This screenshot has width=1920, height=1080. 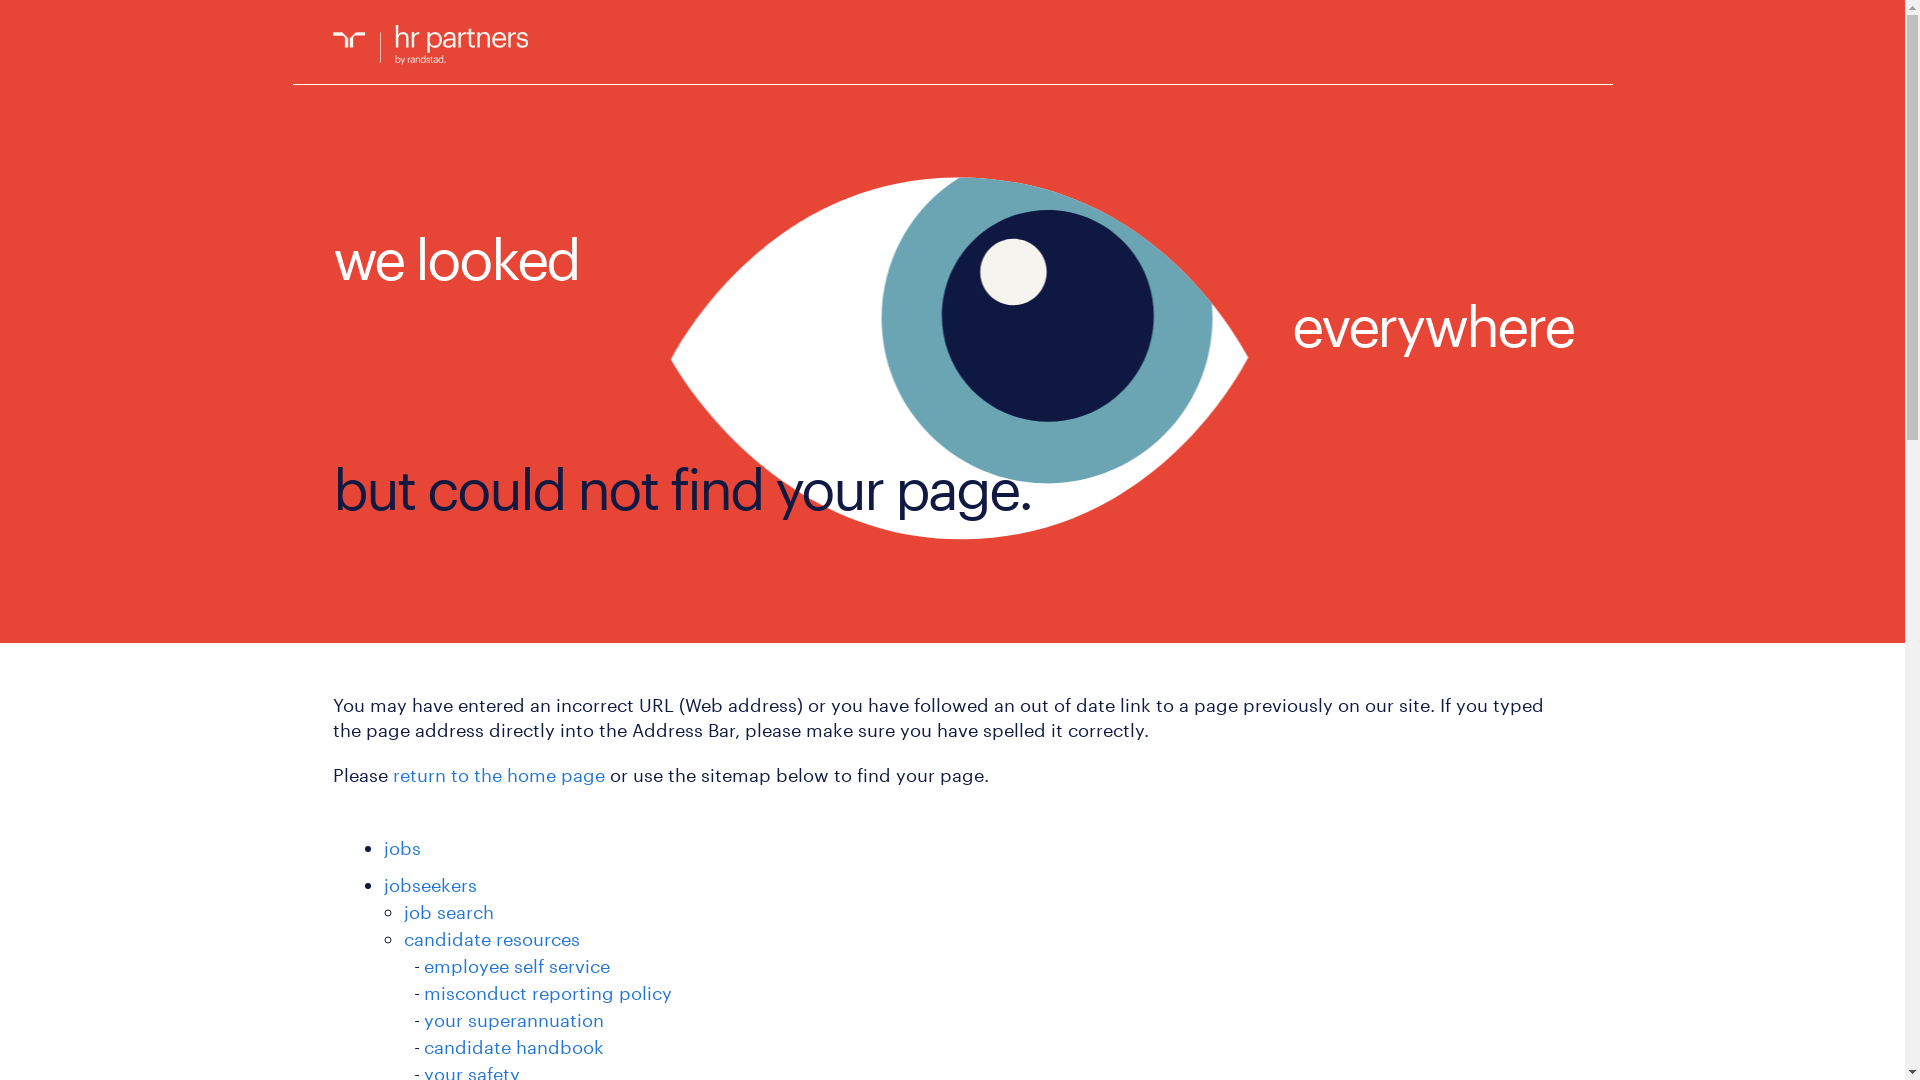 I want to click on 'candidate handbook', so click(x=513, y=1045).